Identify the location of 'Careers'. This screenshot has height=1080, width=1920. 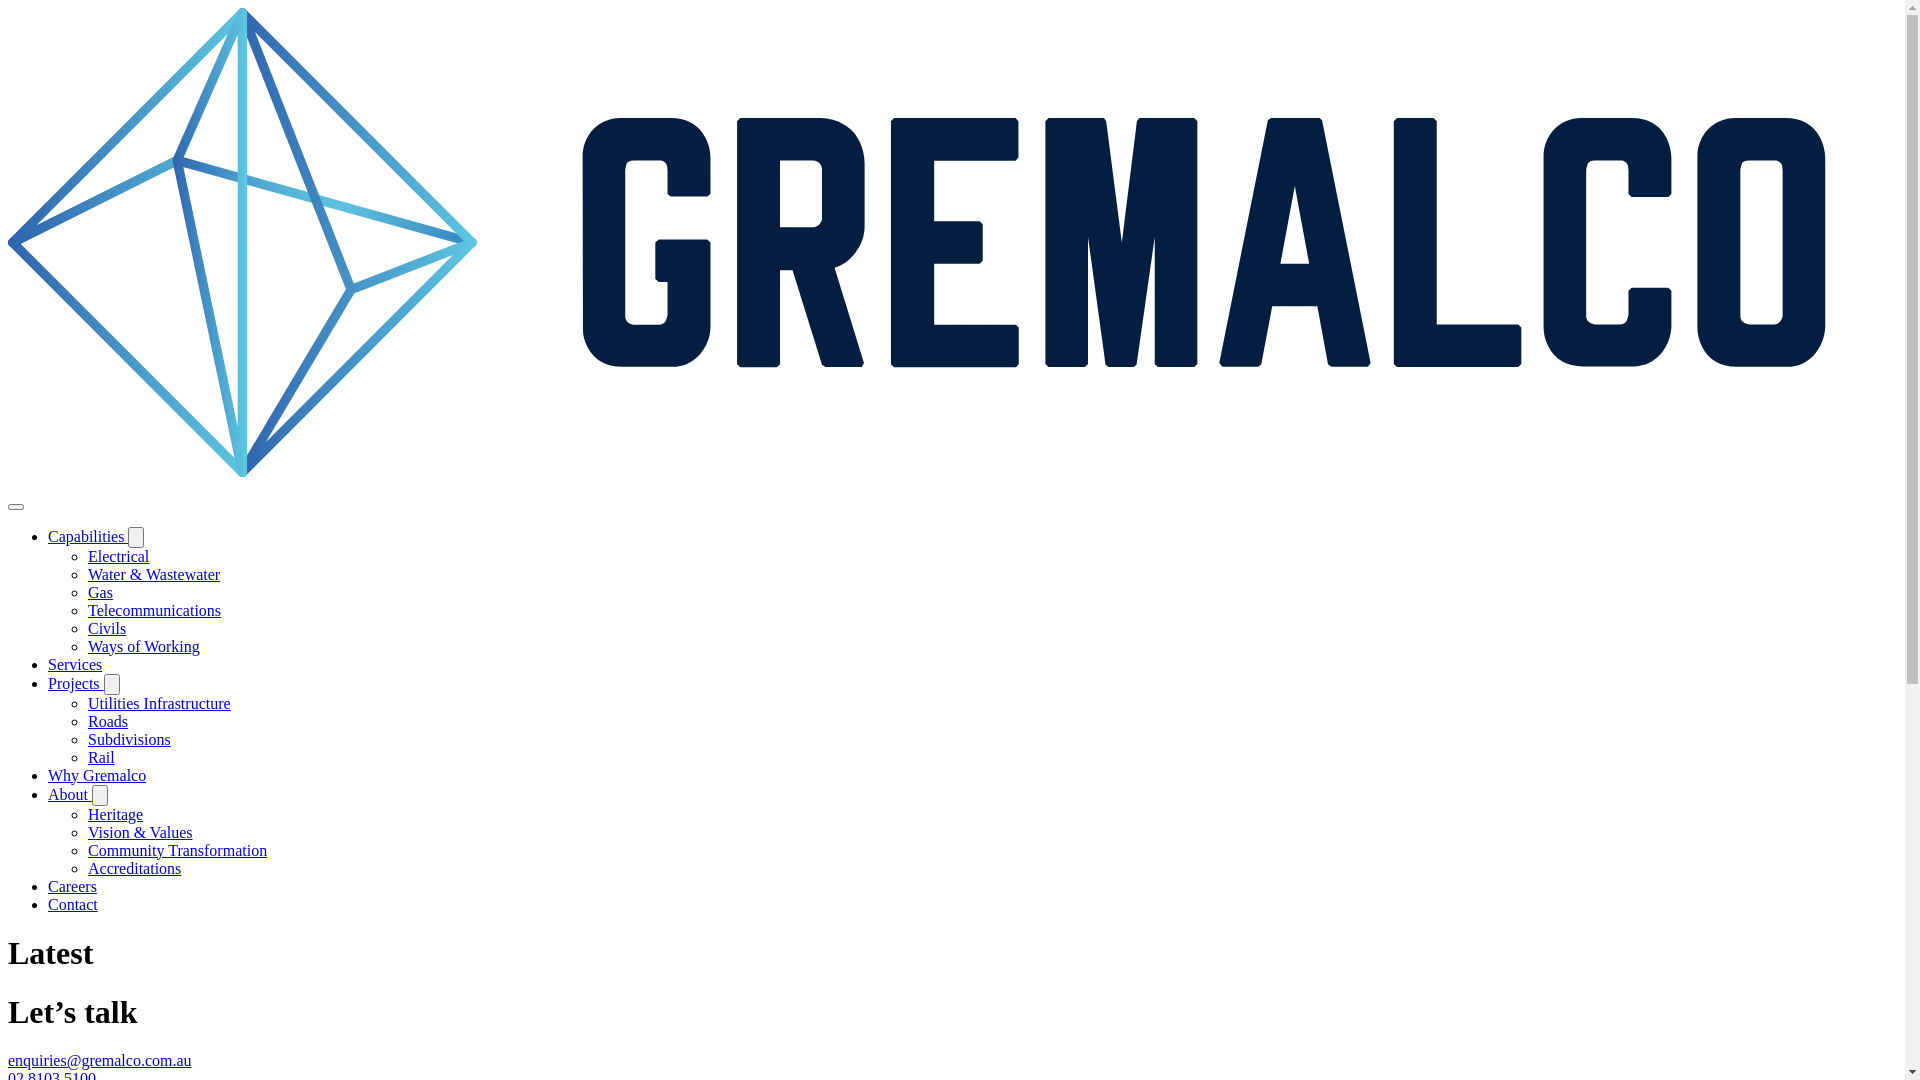
(72, 885).